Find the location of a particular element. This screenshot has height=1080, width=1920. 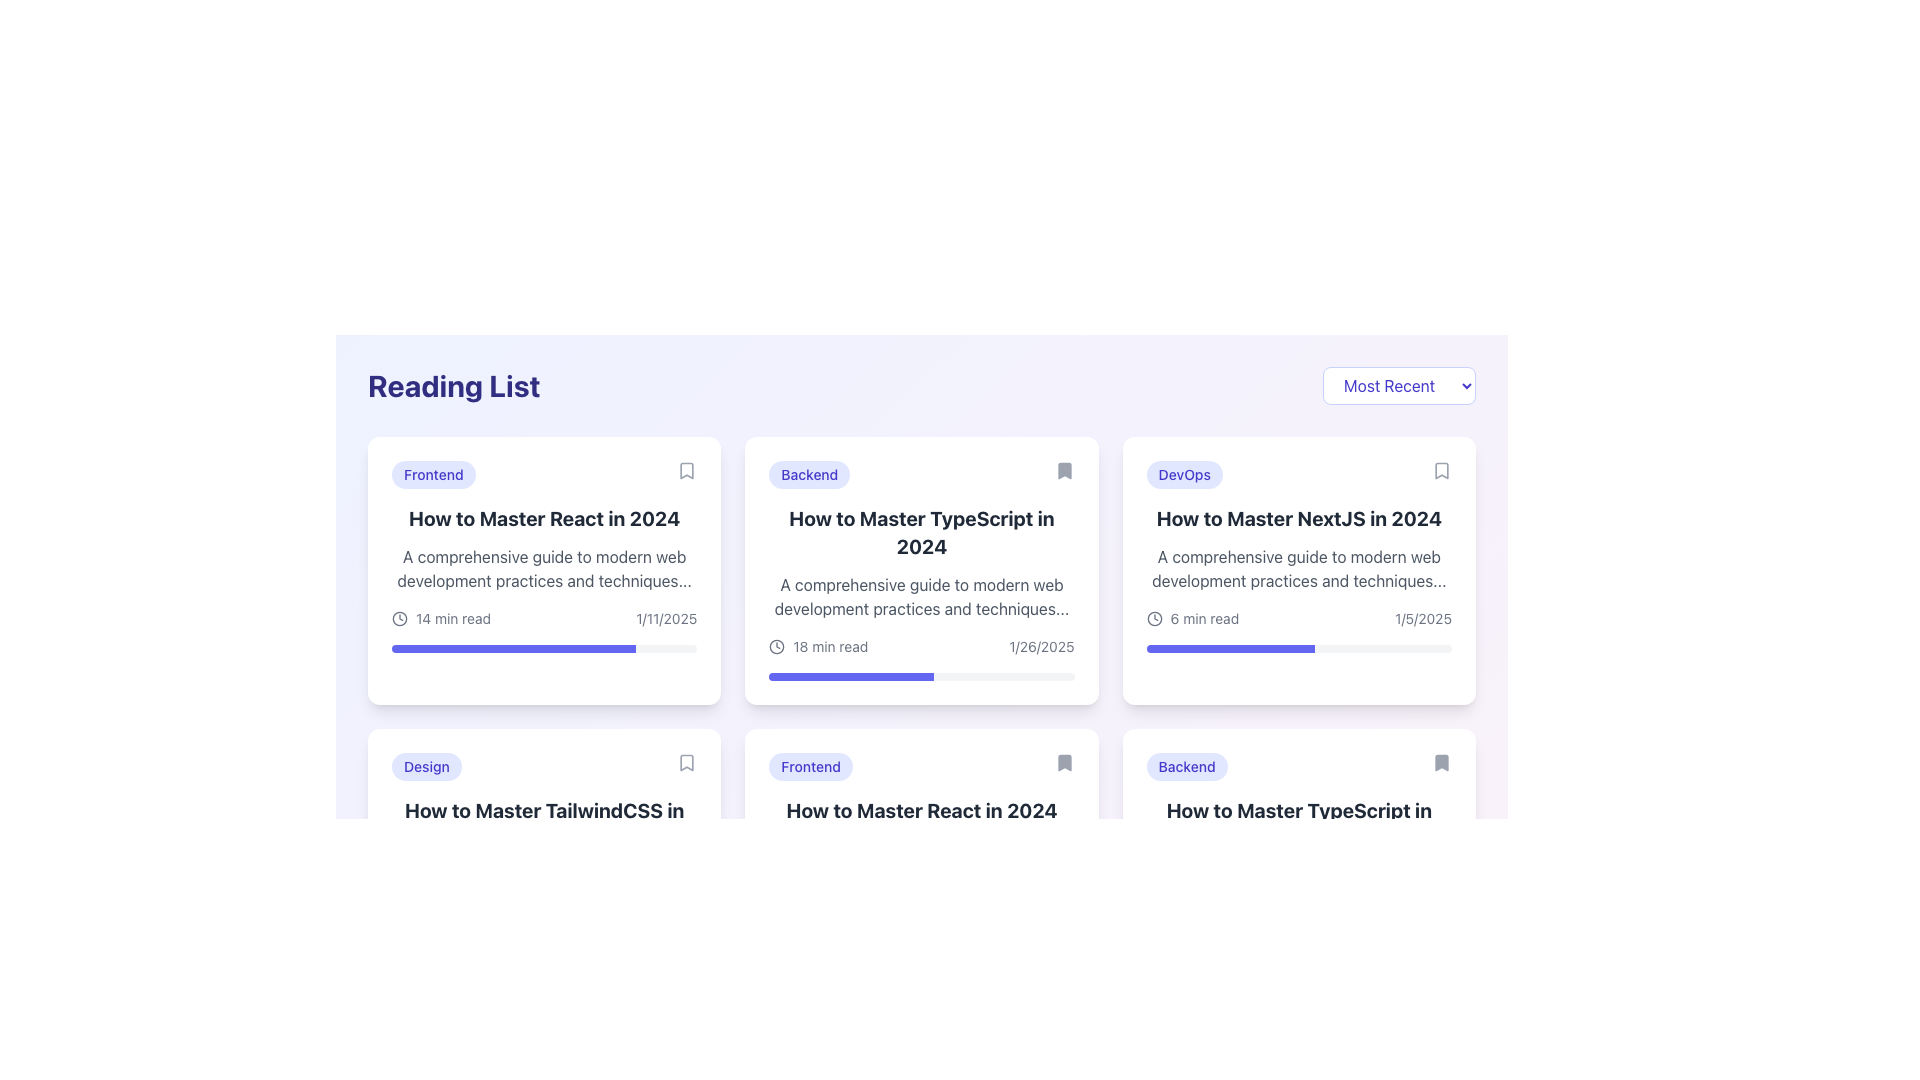

estimated reading time displayed on the Text Label for the article 'How to Master React in 2024', located under the main title of the card in the 'Reading List' section is located at coordinates (452, 617).